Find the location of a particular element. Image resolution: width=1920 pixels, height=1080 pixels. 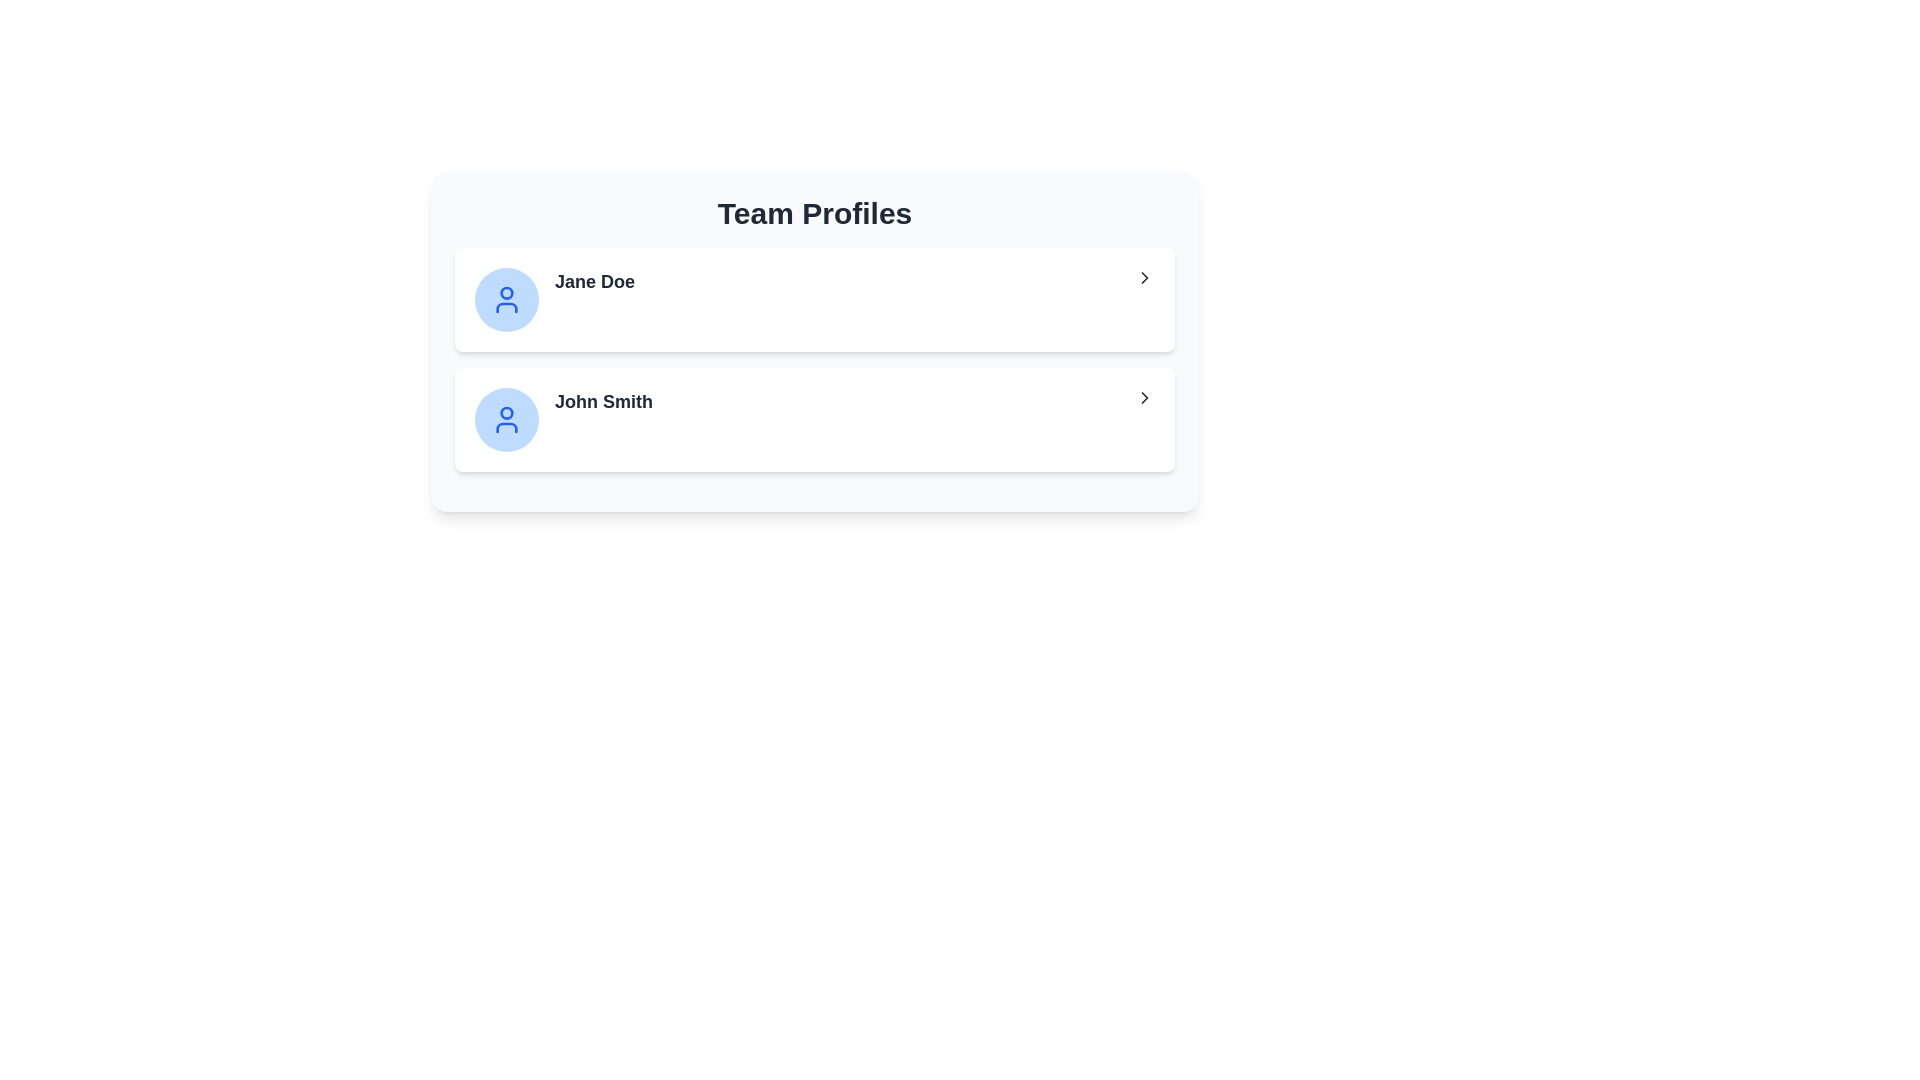

the navigational icon associated with 'John Smith' in the 'Team Profiles' section to potentially reveal a tooltip is located at coordinates (1145, 397).